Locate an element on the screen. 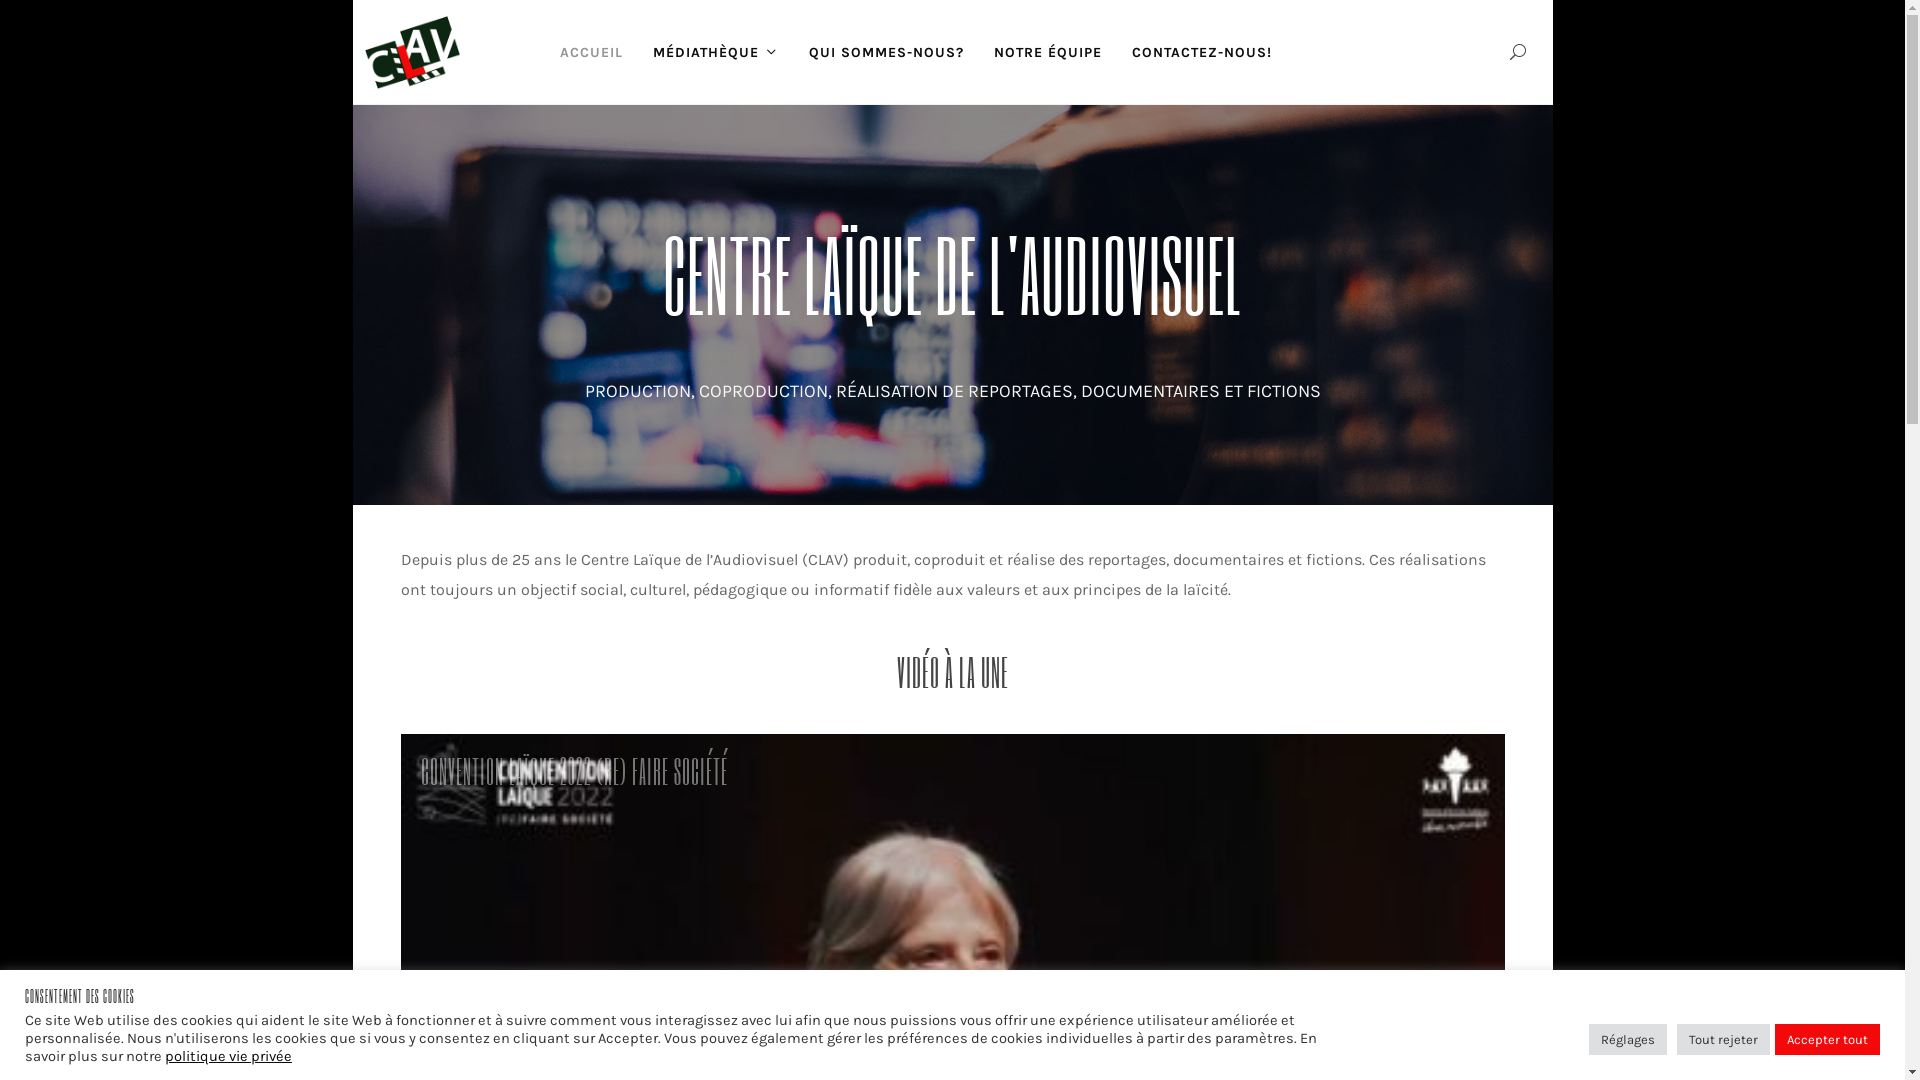 This screenshot has width=1920, height=1080. 'Accepter tout' is located at coordinates (1827, 1038).